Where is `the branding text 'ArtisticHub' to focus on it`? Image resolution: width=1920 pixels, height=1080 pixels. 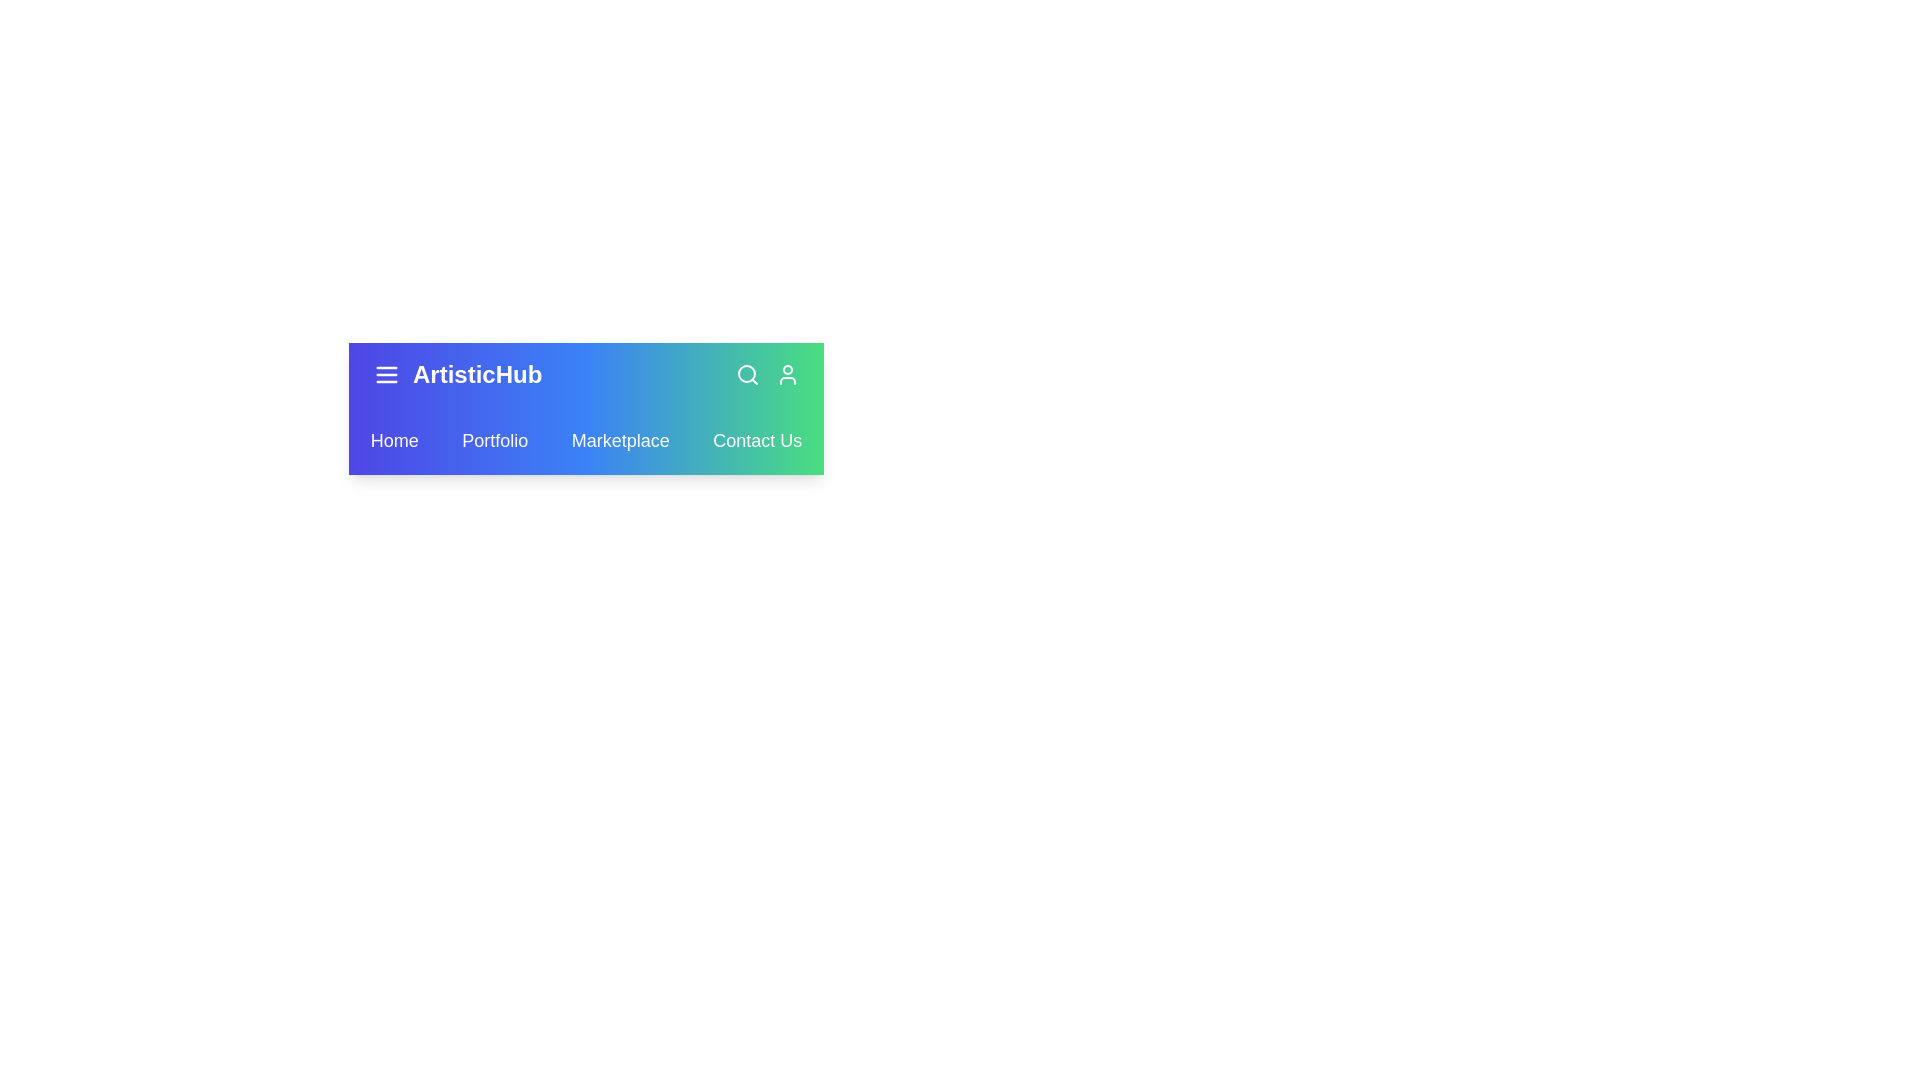 the branding text 'ArtisticHub' to focus on it is located at coordinates (475, 374).